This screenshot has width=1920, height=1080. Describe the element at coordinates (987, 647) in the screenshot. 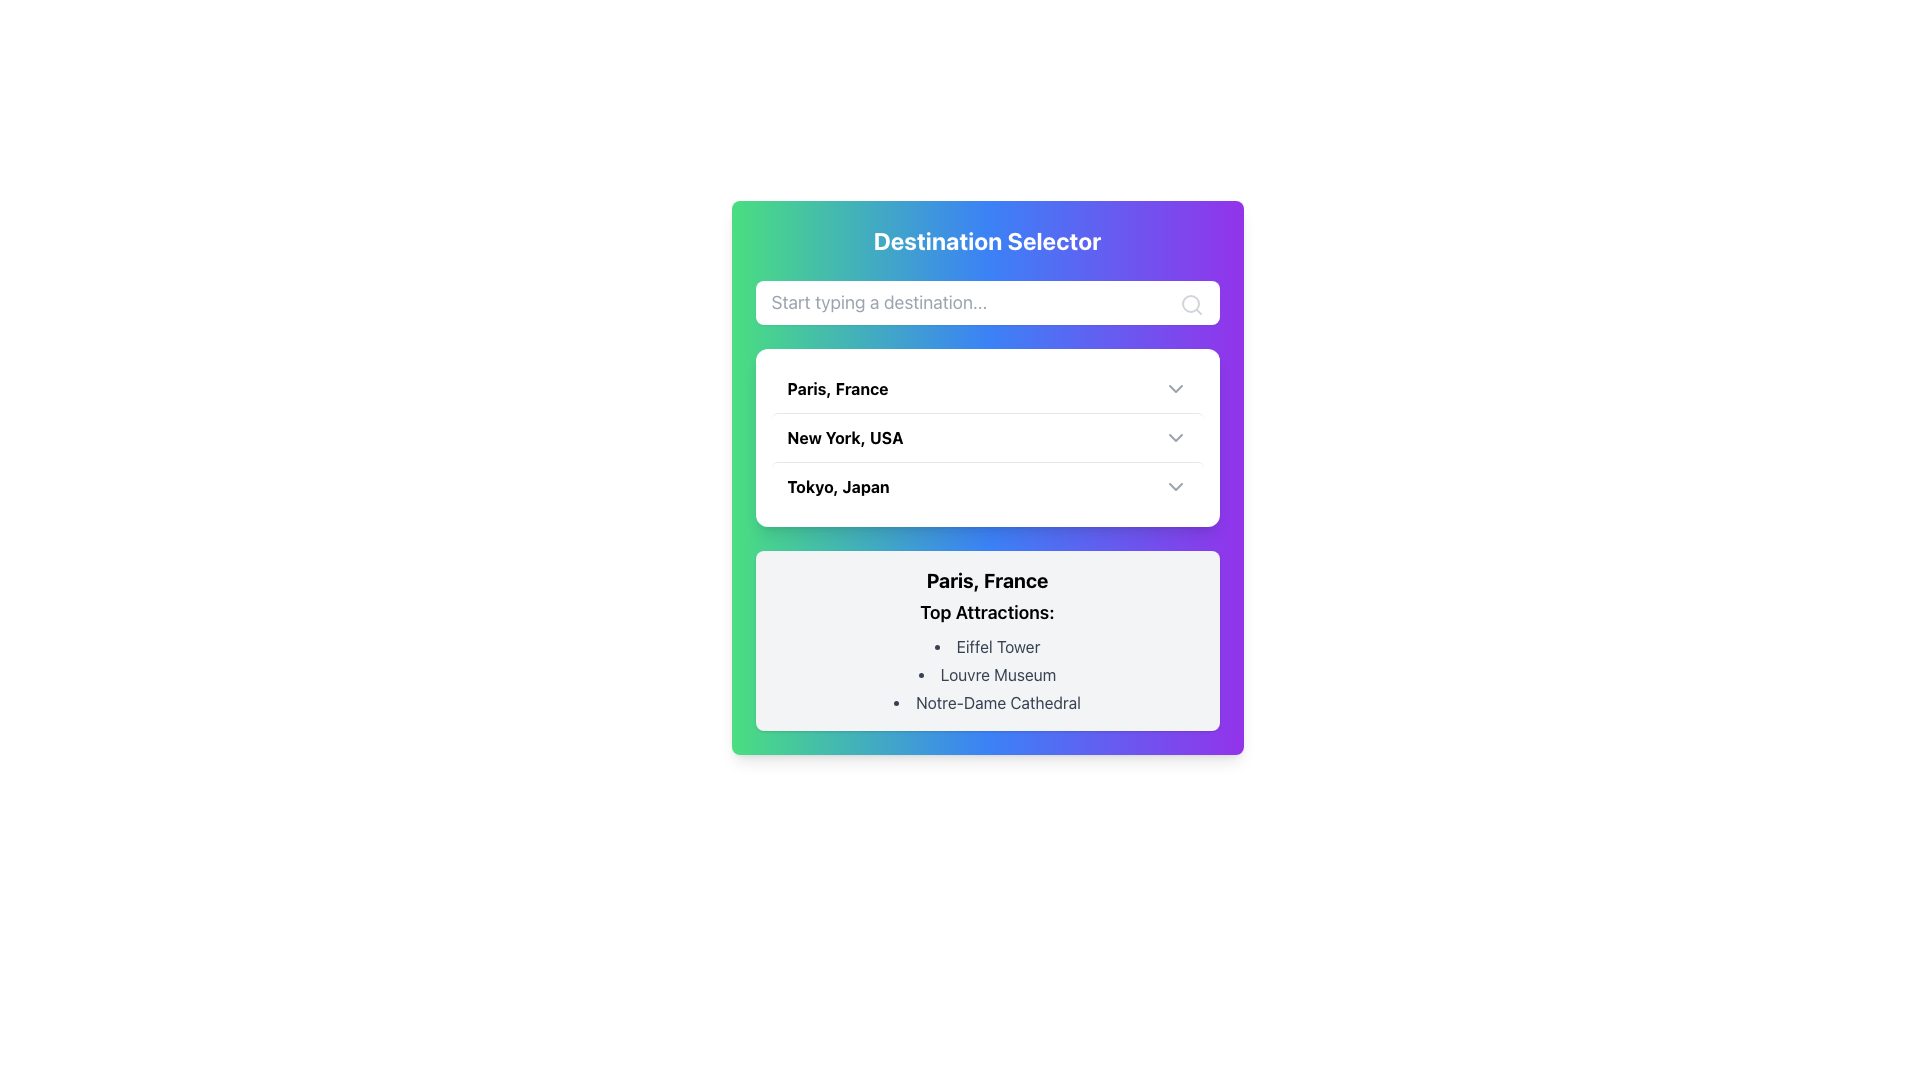

I see `the text label displaying 'Eiffel Tower' in the top attractions list for Paris, France` at that location.